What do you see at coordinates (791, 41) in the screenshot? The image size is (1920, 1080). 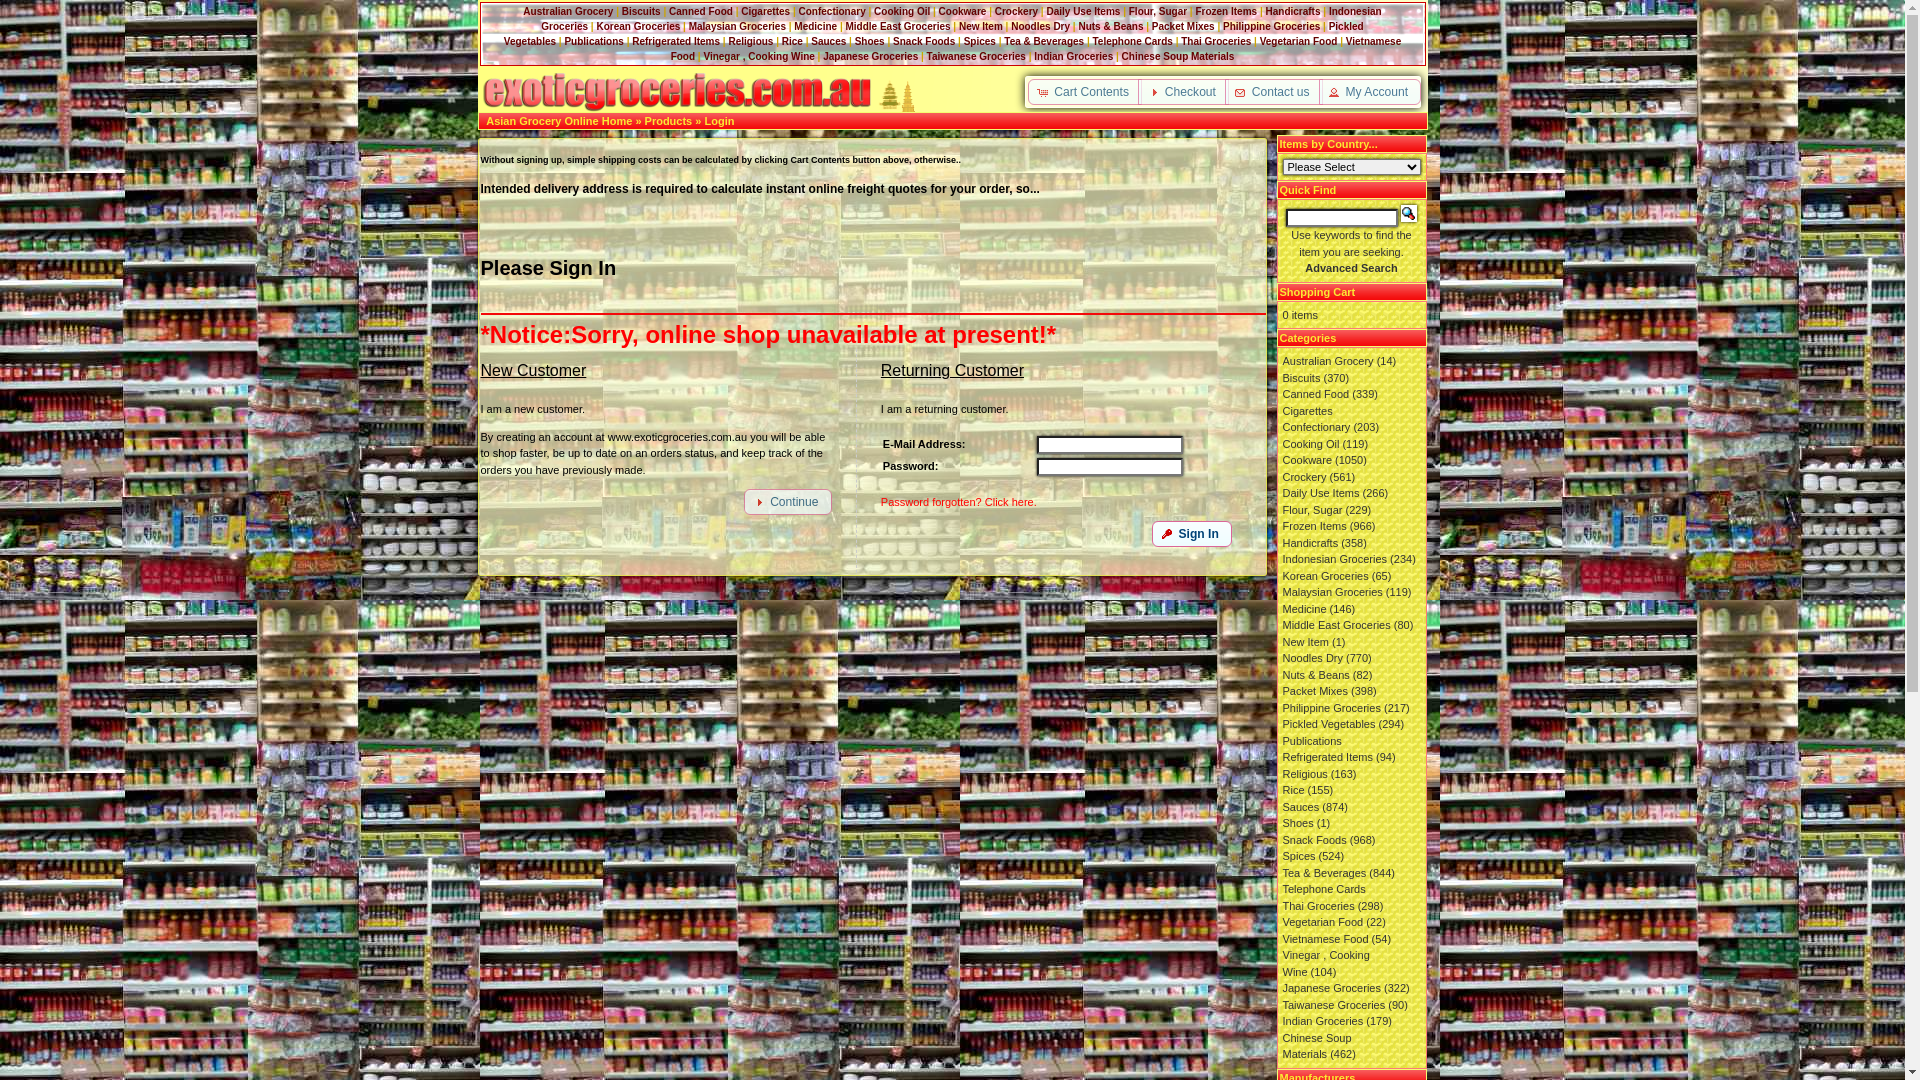 I see `'Rice'` at bounding box center [791, 41].